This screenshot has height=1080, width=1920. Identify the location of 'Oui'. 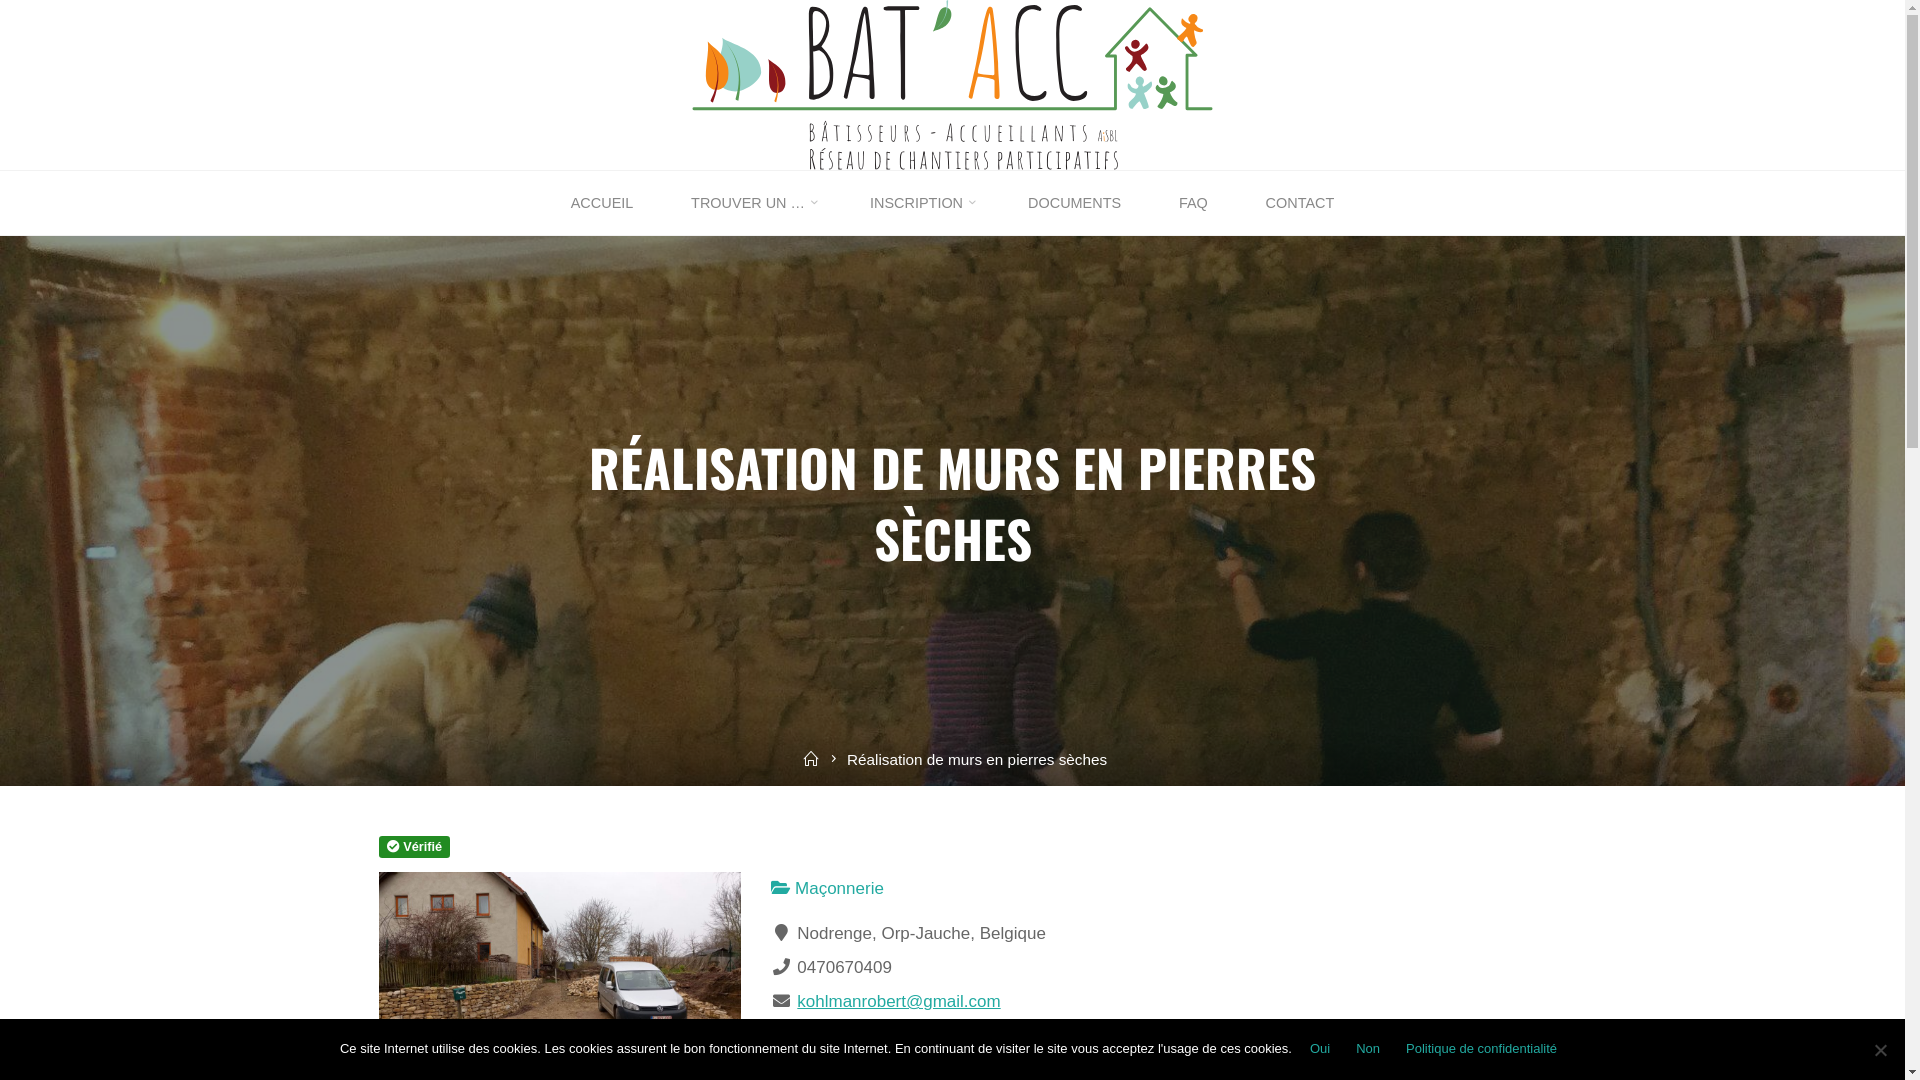
(1301, 1048).